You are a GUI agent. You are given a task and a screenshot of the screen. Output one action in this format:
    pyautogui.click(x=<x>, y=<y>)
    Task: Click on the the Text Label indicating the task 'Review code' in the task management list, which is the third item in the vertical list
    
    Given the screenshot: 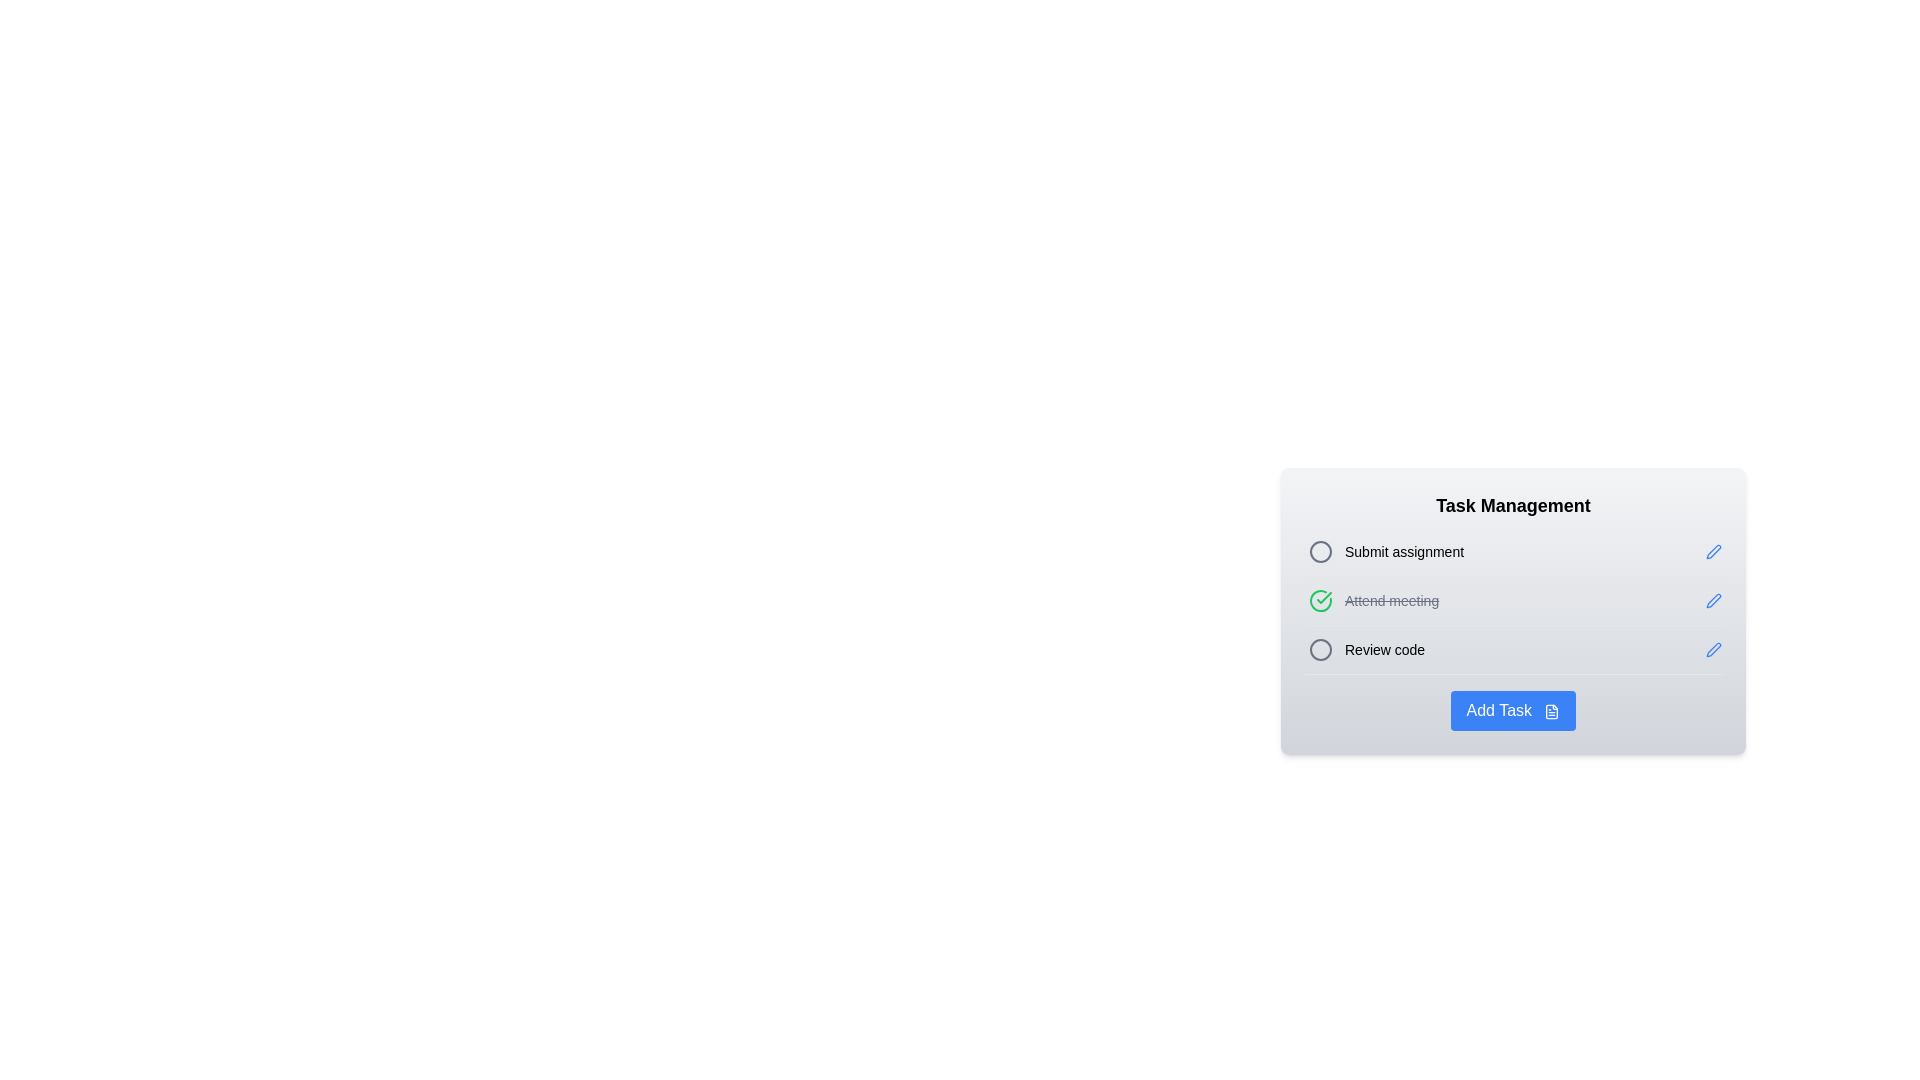 What is the action you would take?
    pyautogui.click(x=1384, y=650)
    